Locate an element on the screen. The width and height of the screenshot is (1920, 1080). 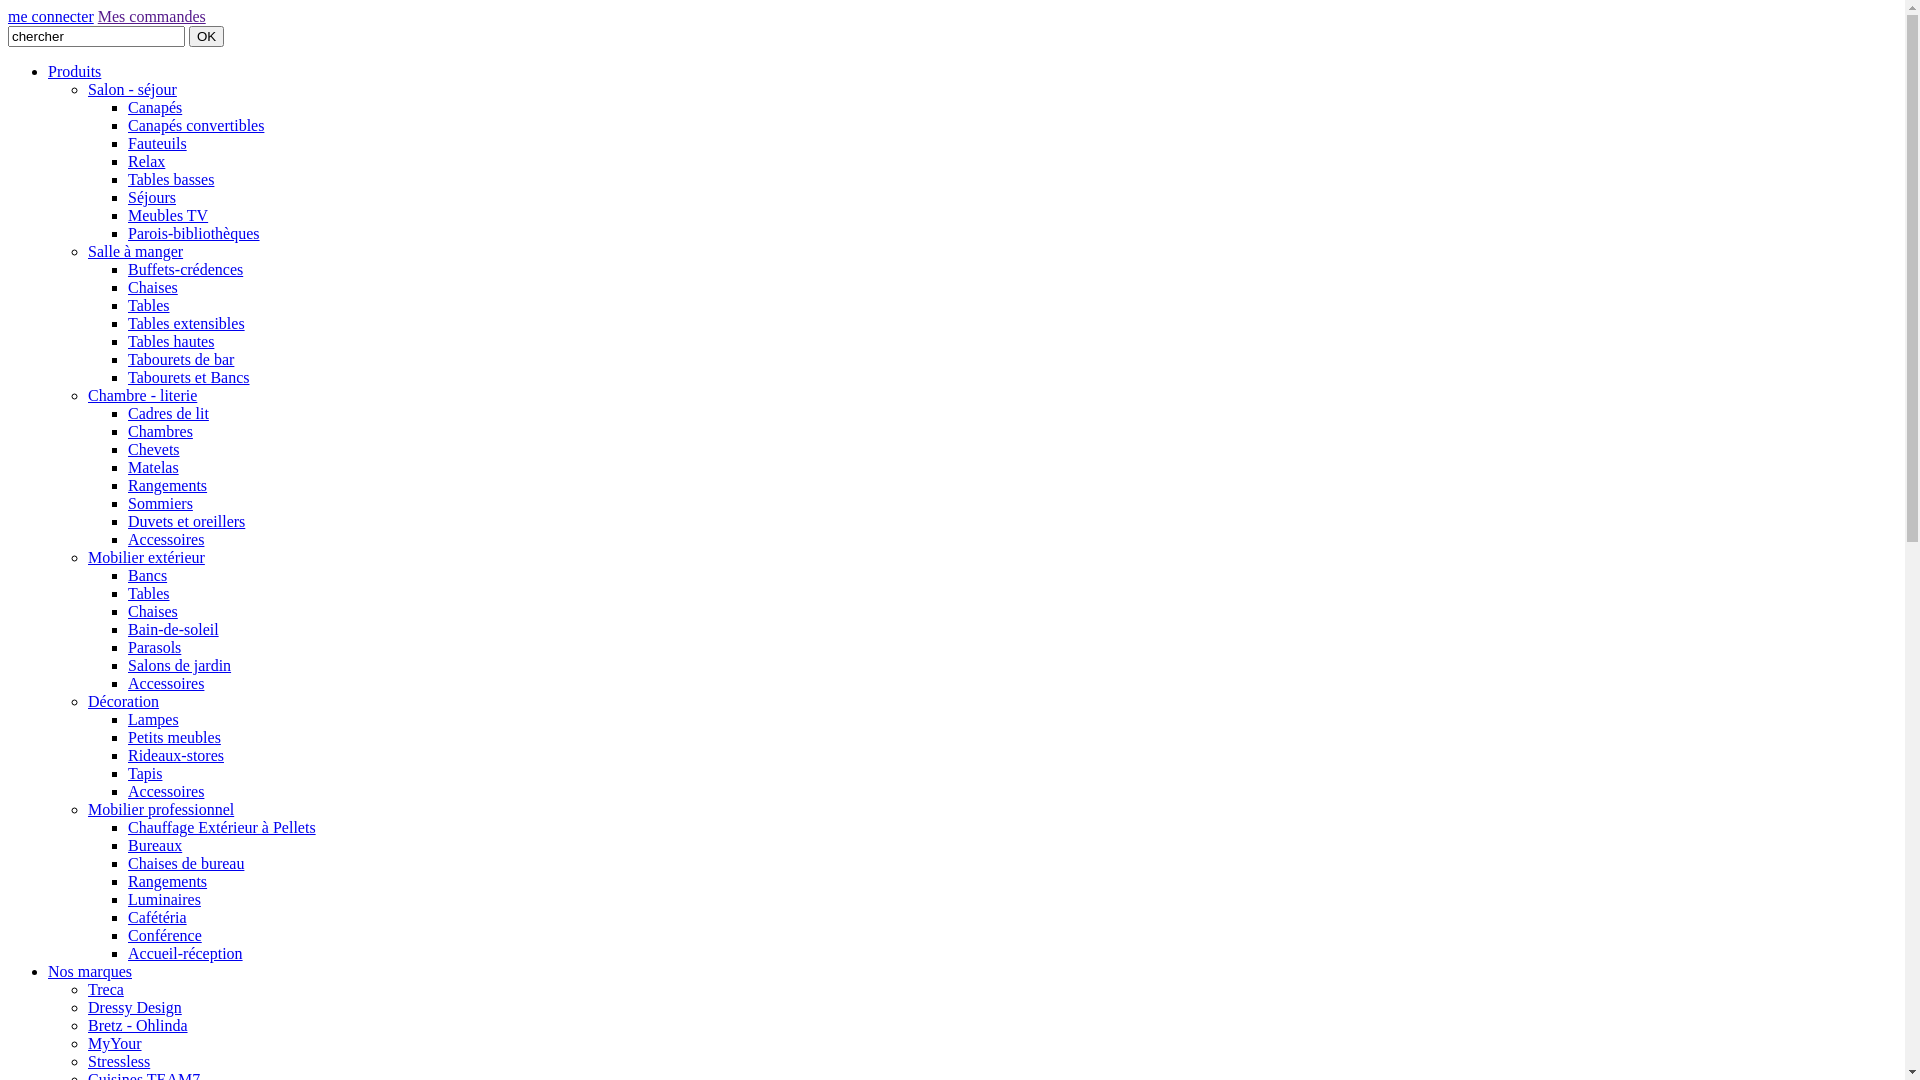
'Bretz - Ohlinda' is located at coordinates (86, 1025).